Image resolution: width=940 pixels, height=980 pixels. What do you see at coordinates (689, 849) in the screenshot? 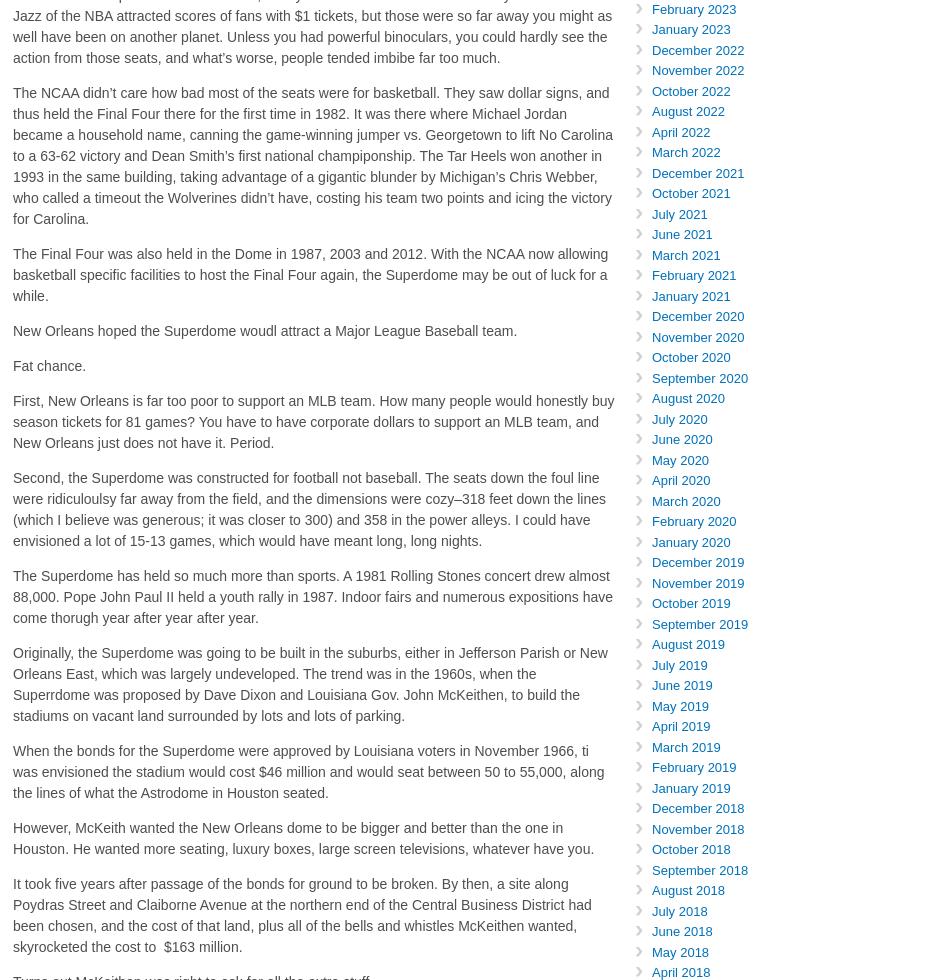
I see `'October 2018'` at bounding box center [689, 849].